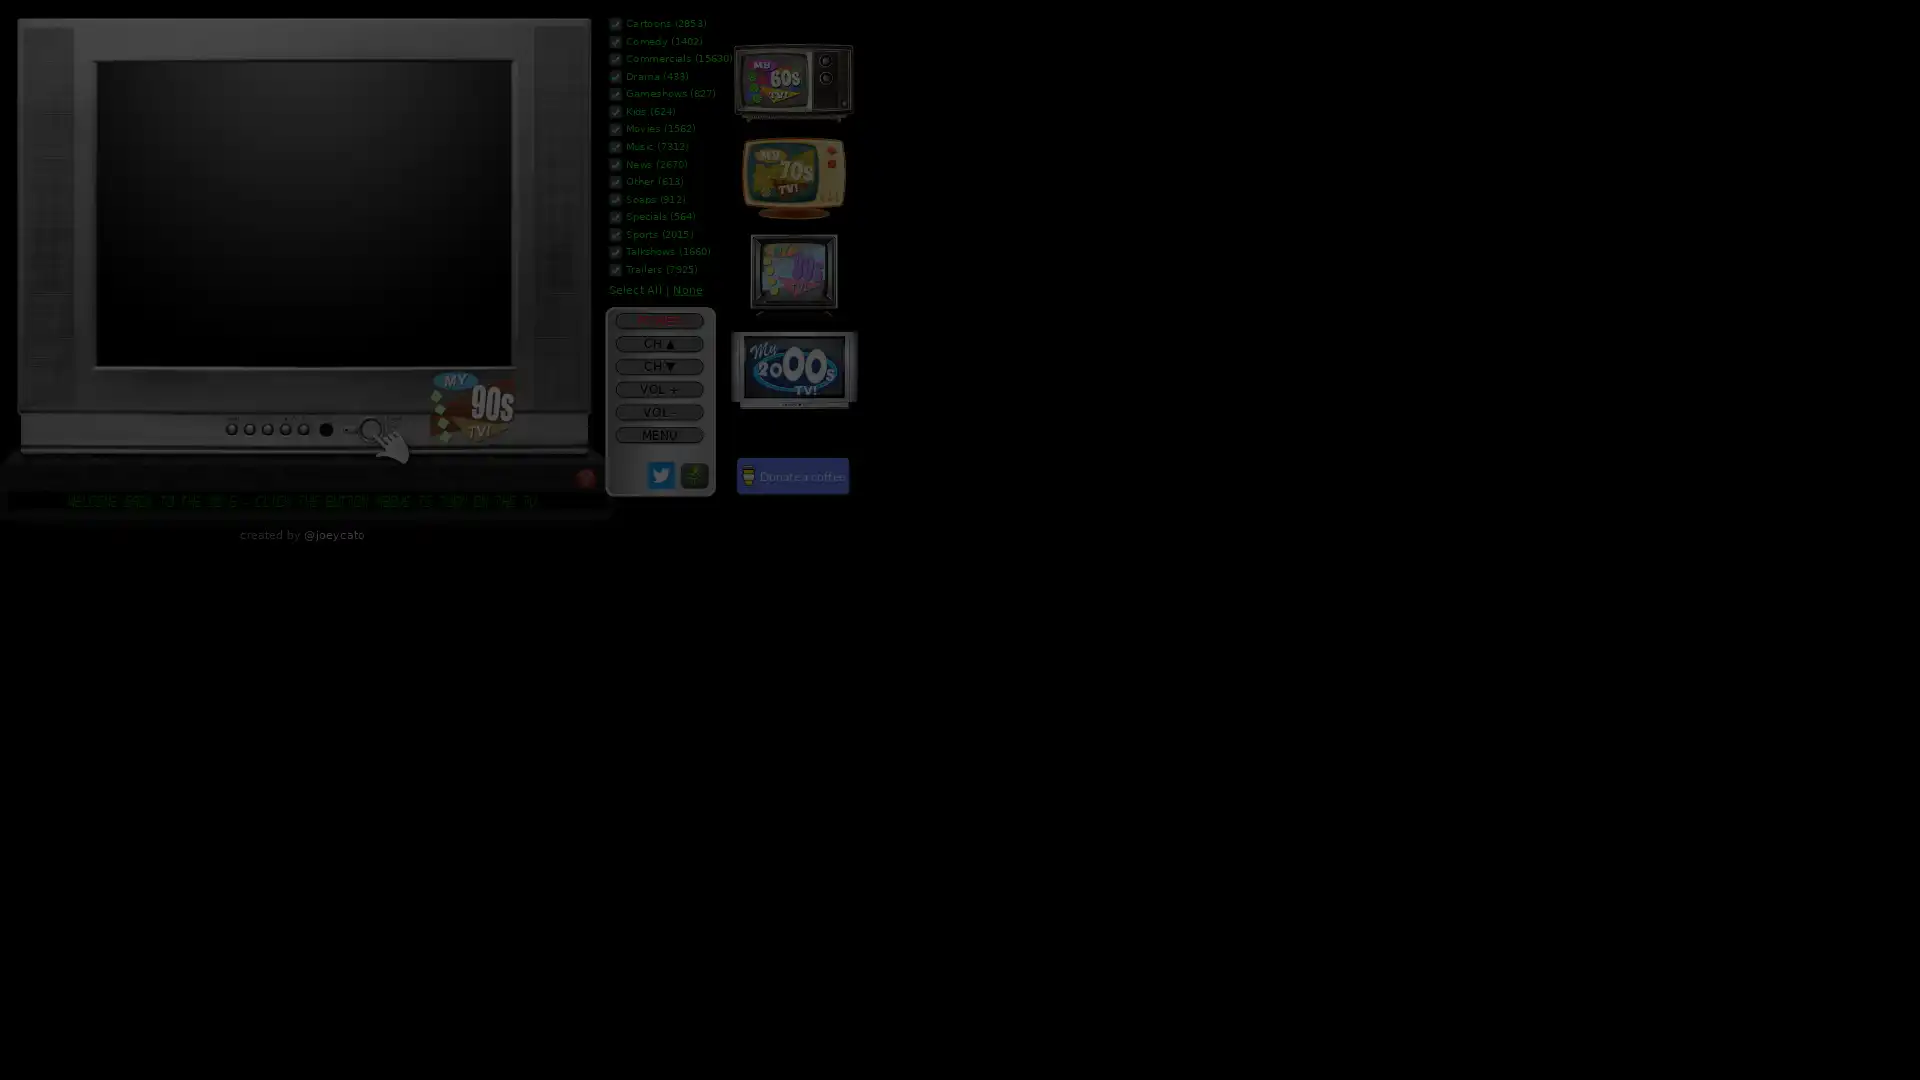 Image resolution: width=1920 pixels, height=1080 pixels. Describe the element at coordinates (658, 366) in the screenshot. I see `CH` at that location.